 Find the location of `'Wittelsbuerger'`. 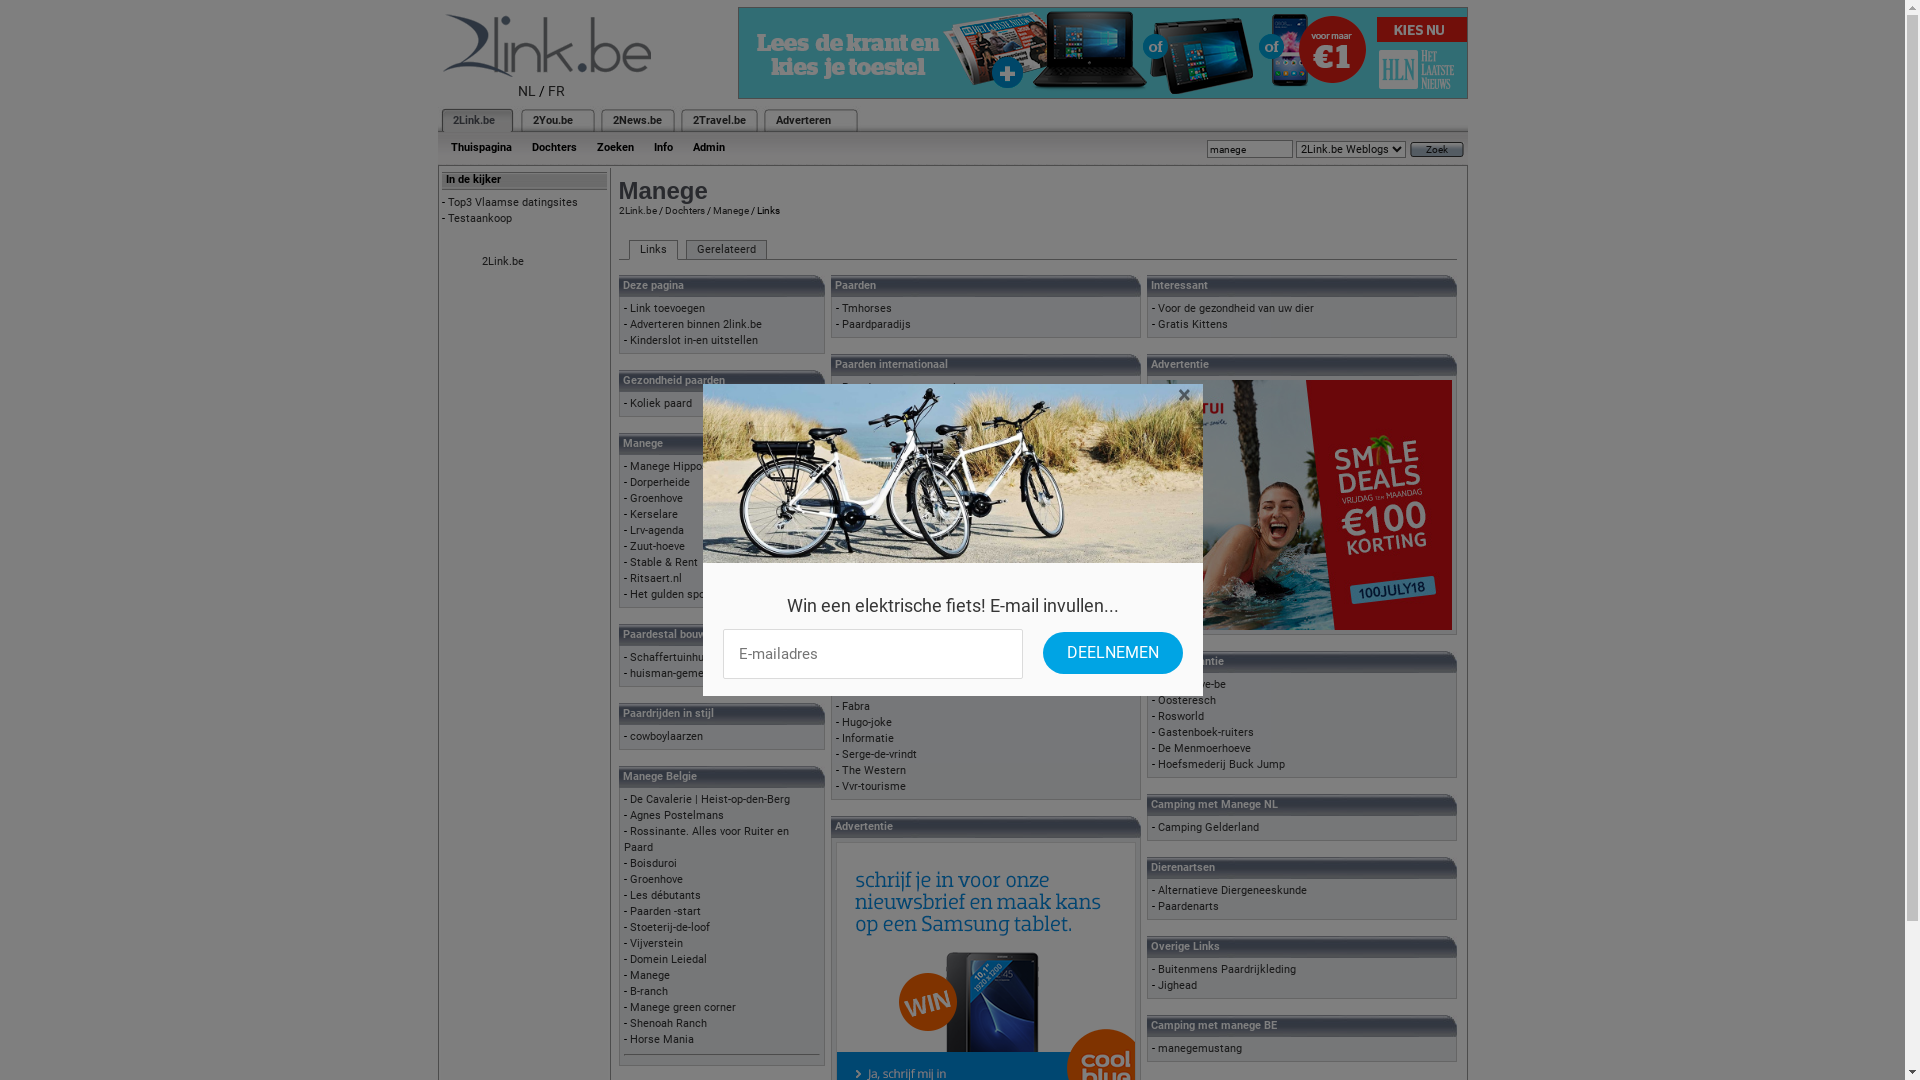

'Wittelsbuerger' is located at coordinates (878, 514).